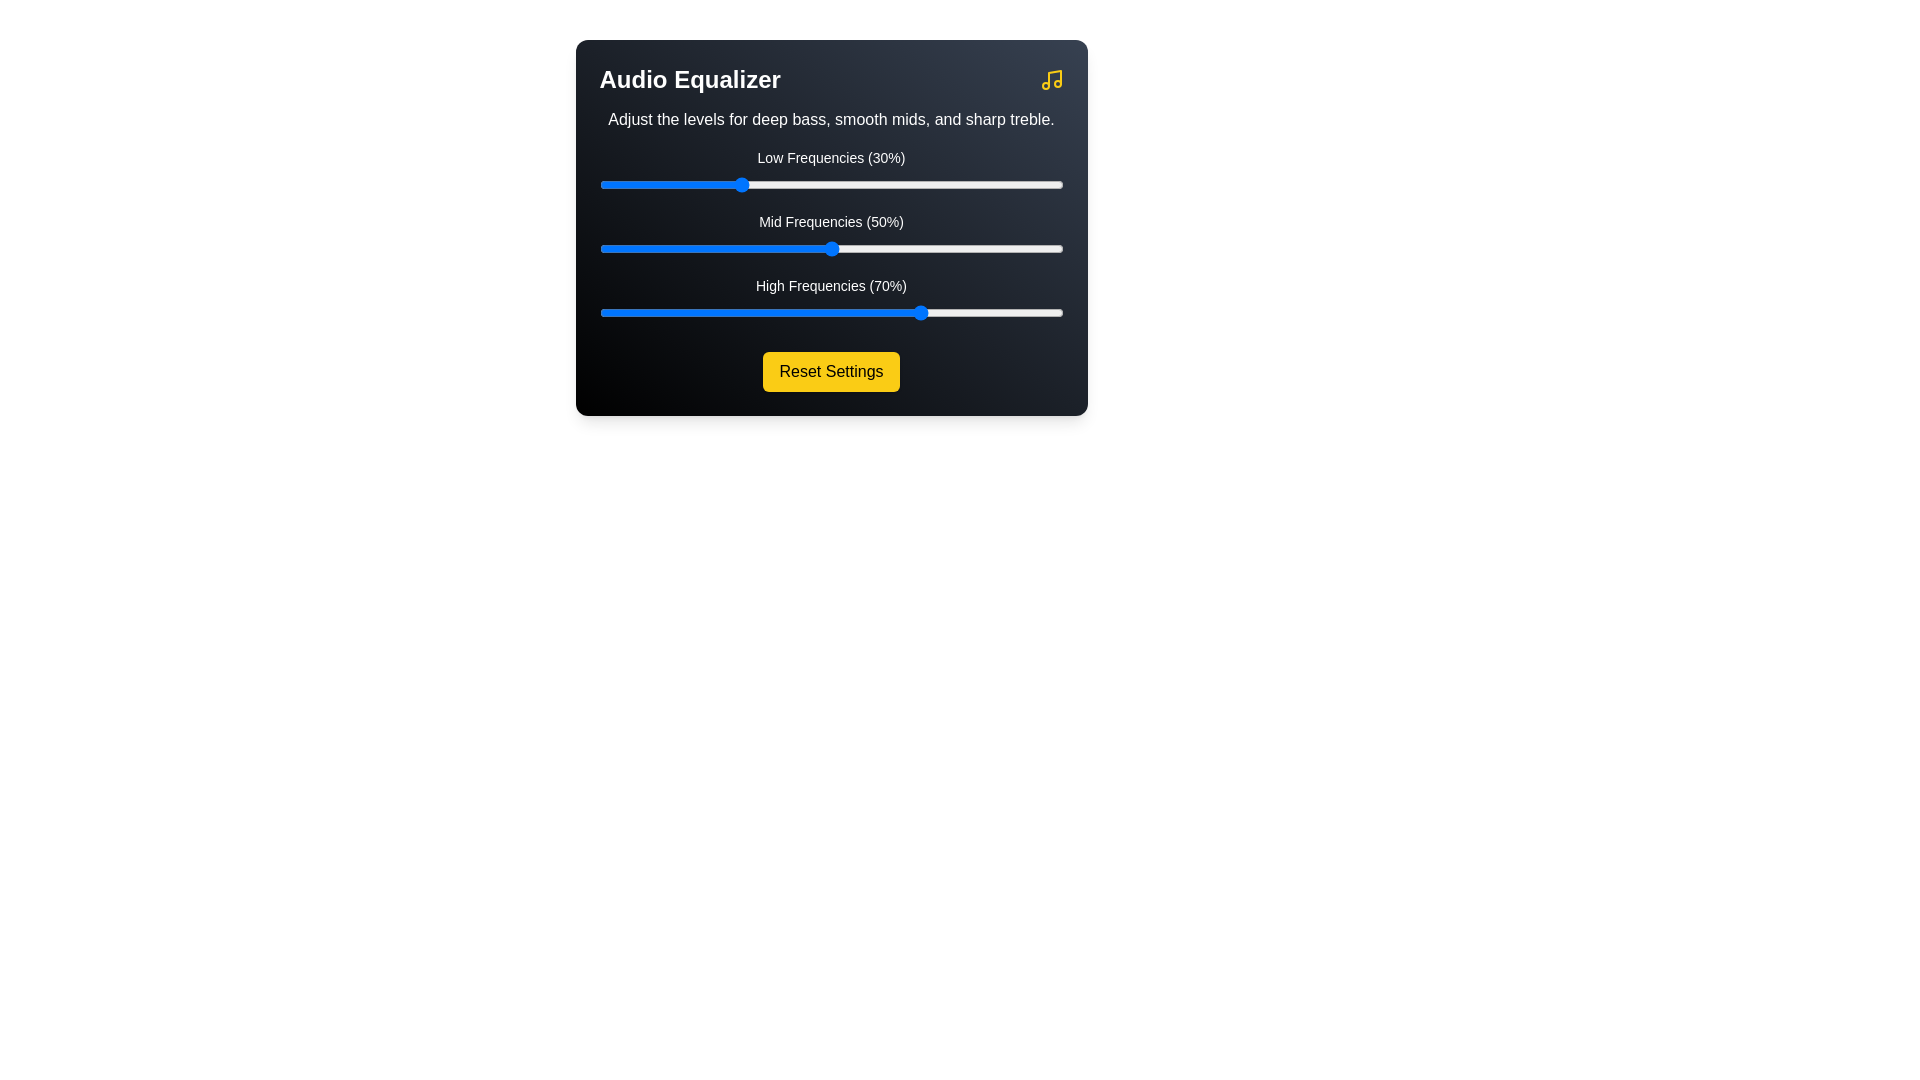  What do you see at coordinates (927, 185) in the screenshot?
I see `the low frequency slider to 71%` at bounding box center [927, 185].